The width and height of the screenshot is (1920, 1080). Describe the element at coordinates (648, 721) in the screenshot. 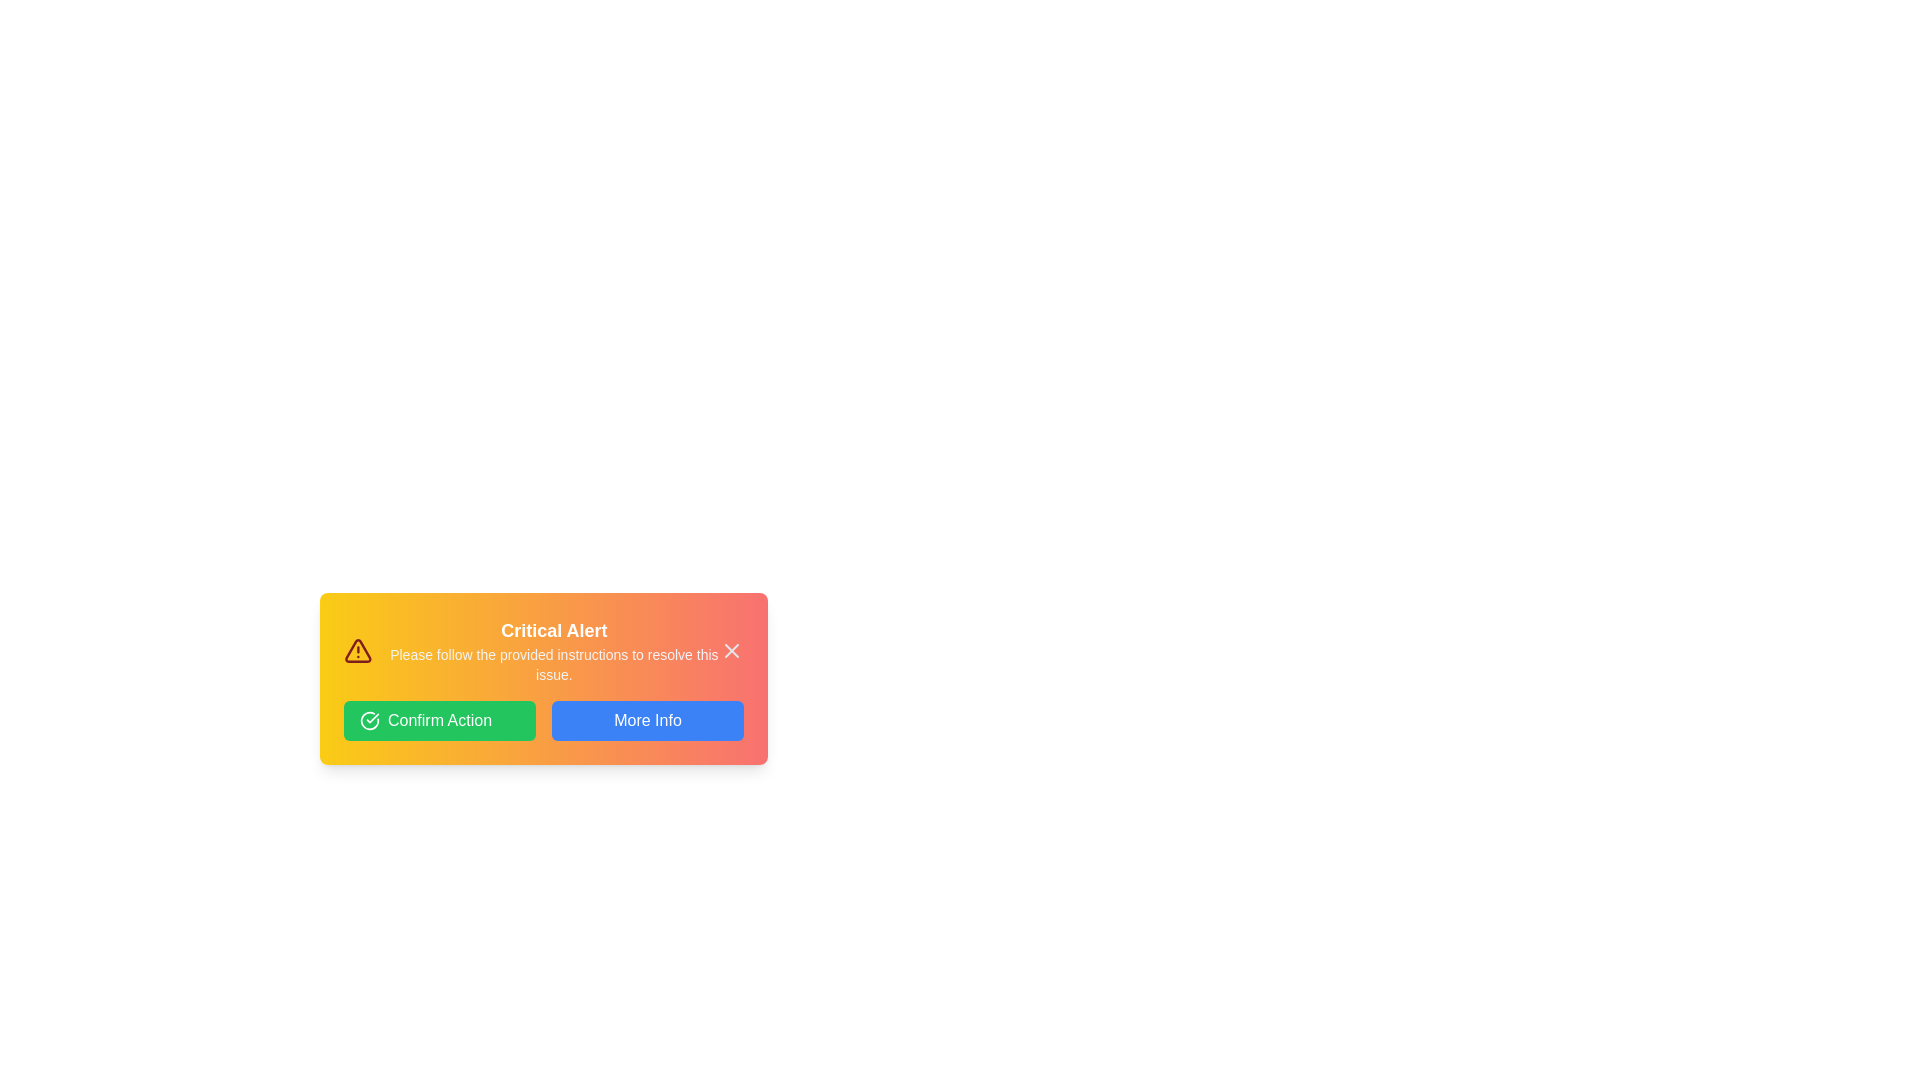

I see `the 'More Info' button to request additional information` at that location.